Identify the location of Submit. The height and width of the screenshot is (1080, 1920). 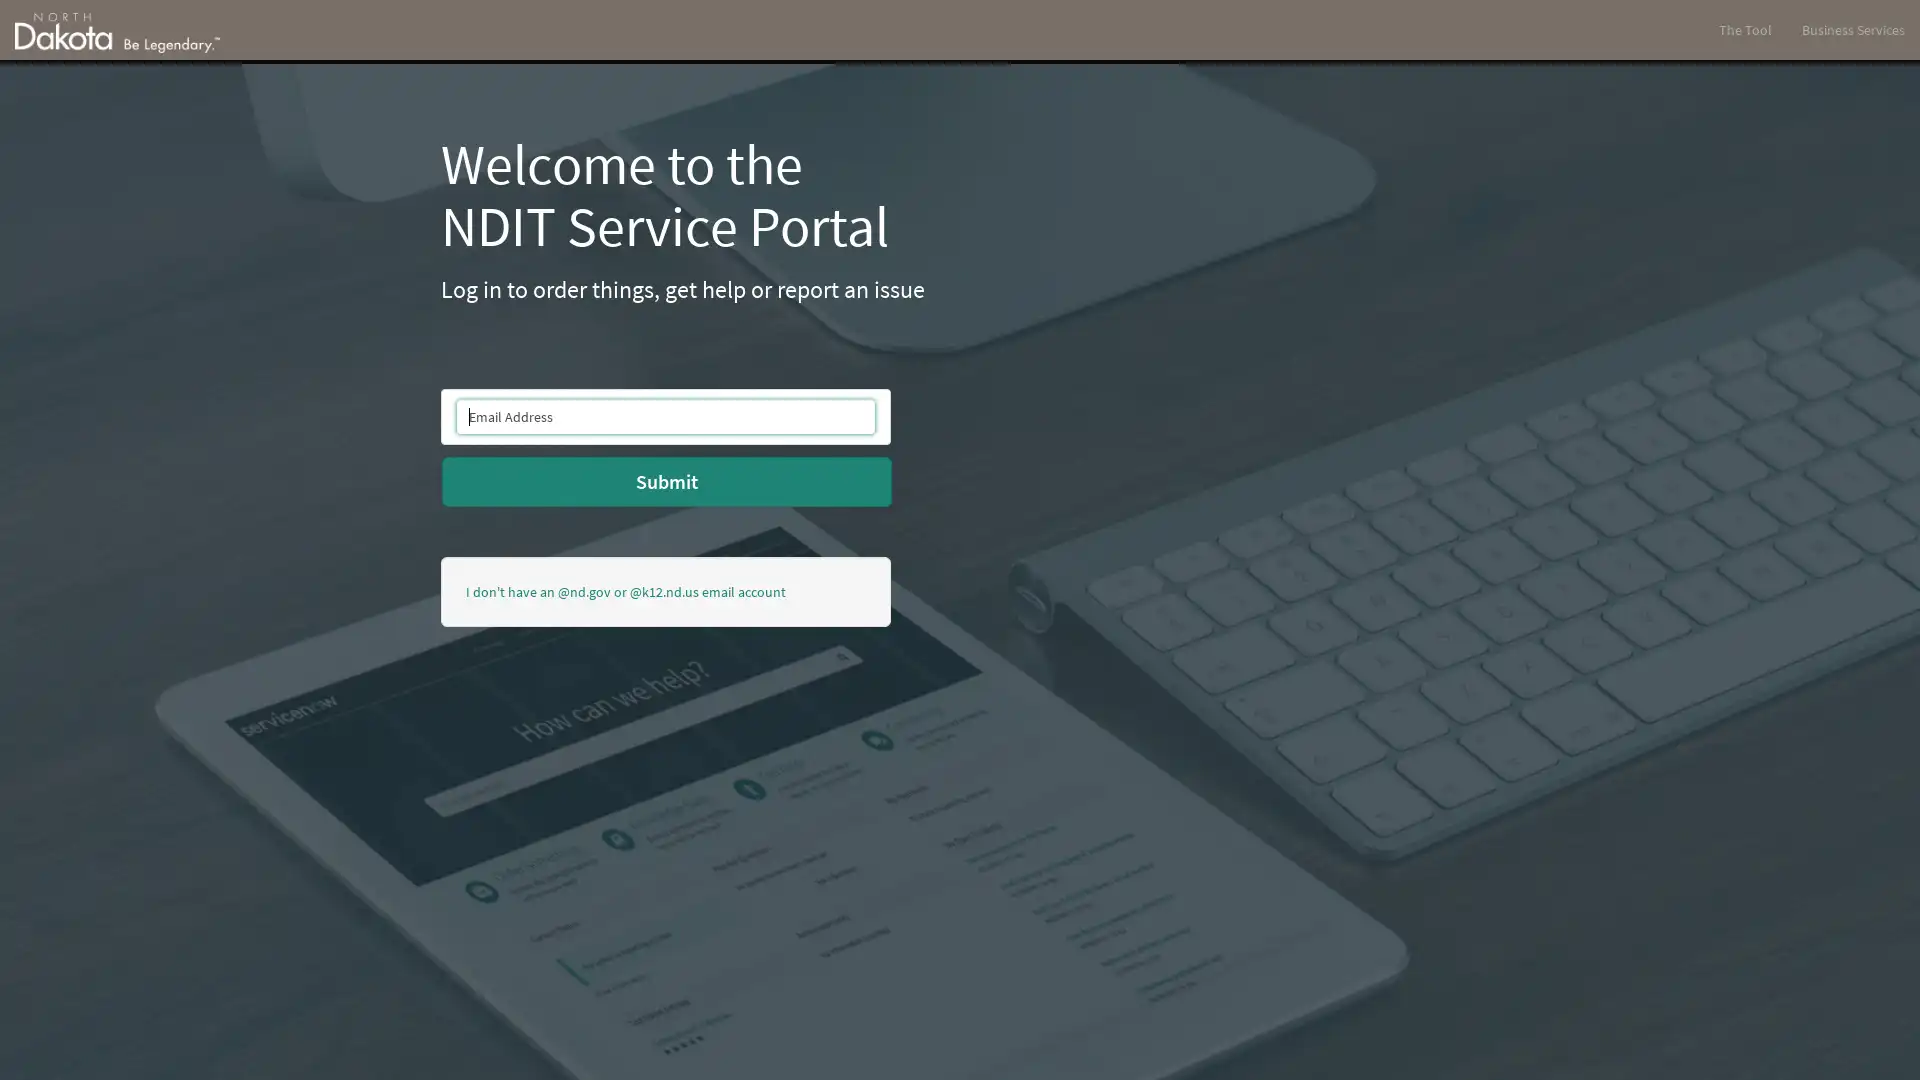
(666, 481).